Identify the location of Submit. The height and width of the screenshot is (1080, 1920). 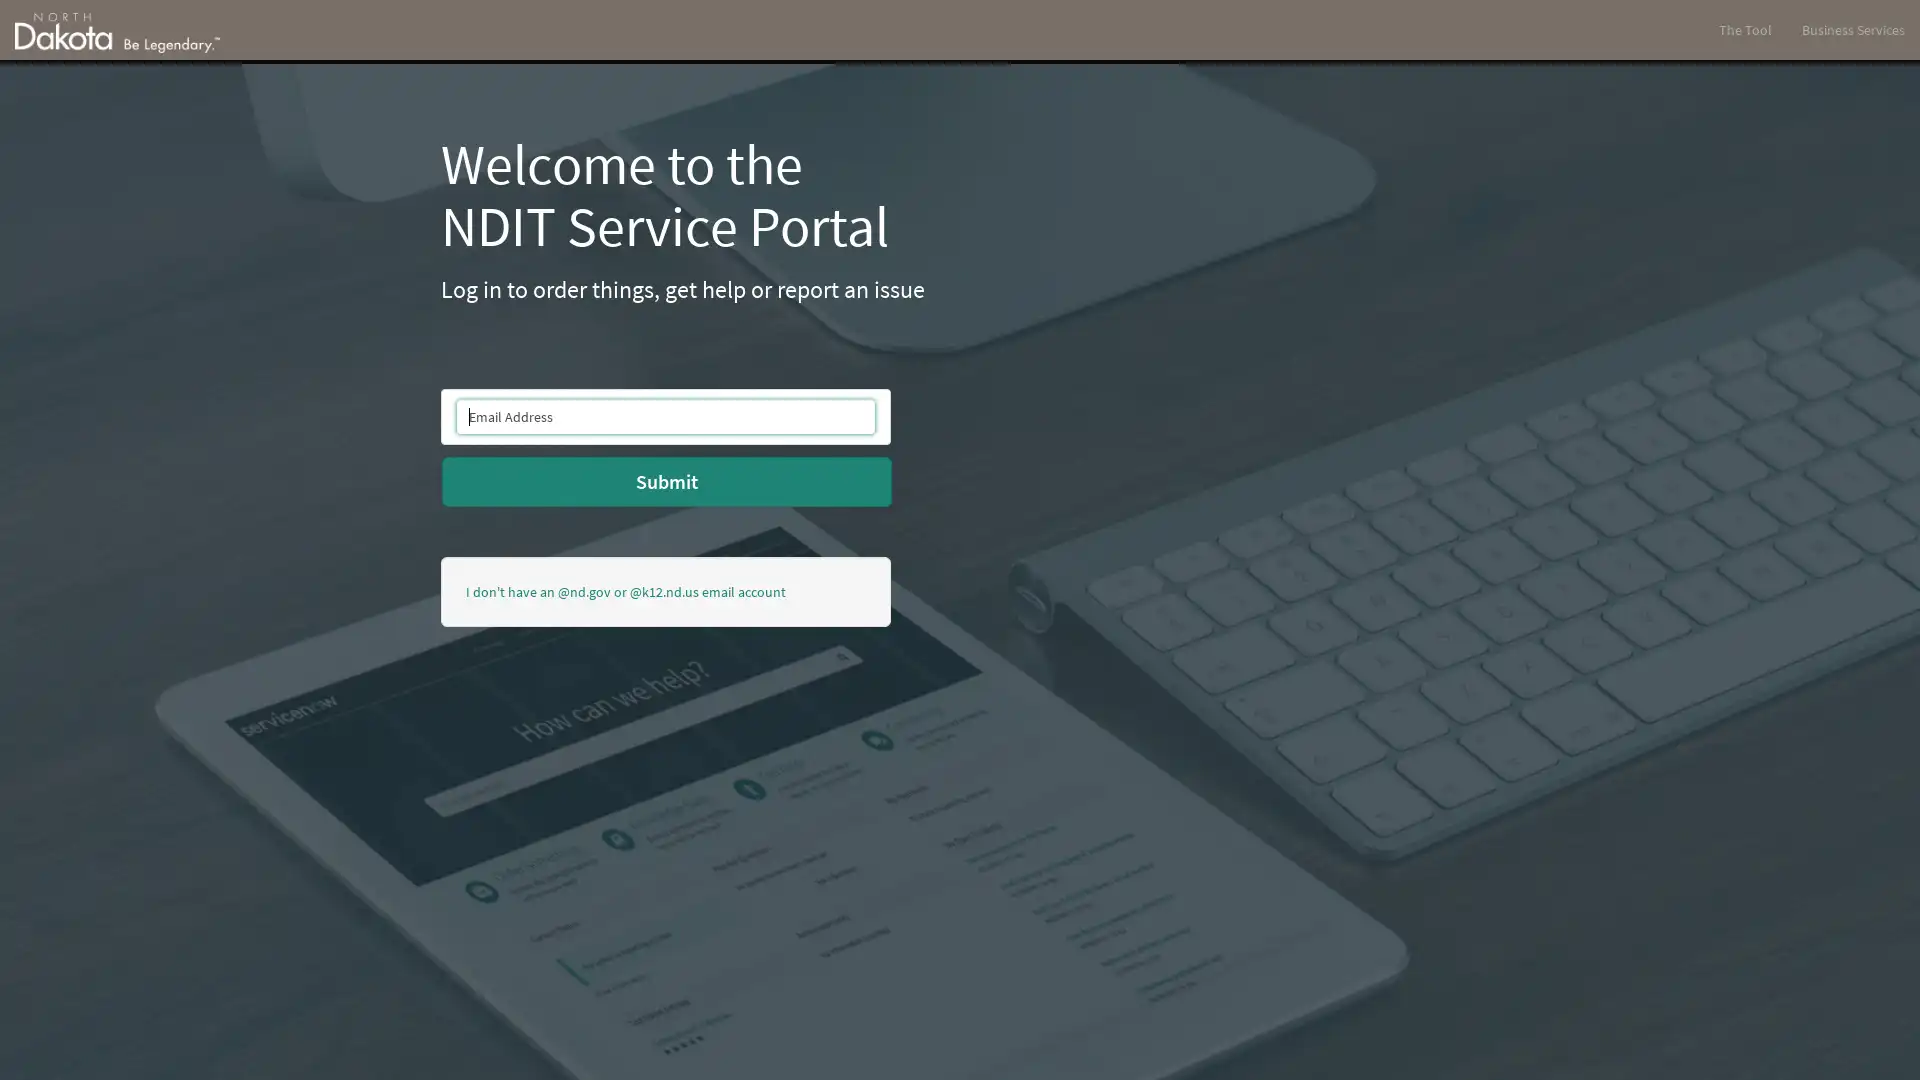
(666, 481).